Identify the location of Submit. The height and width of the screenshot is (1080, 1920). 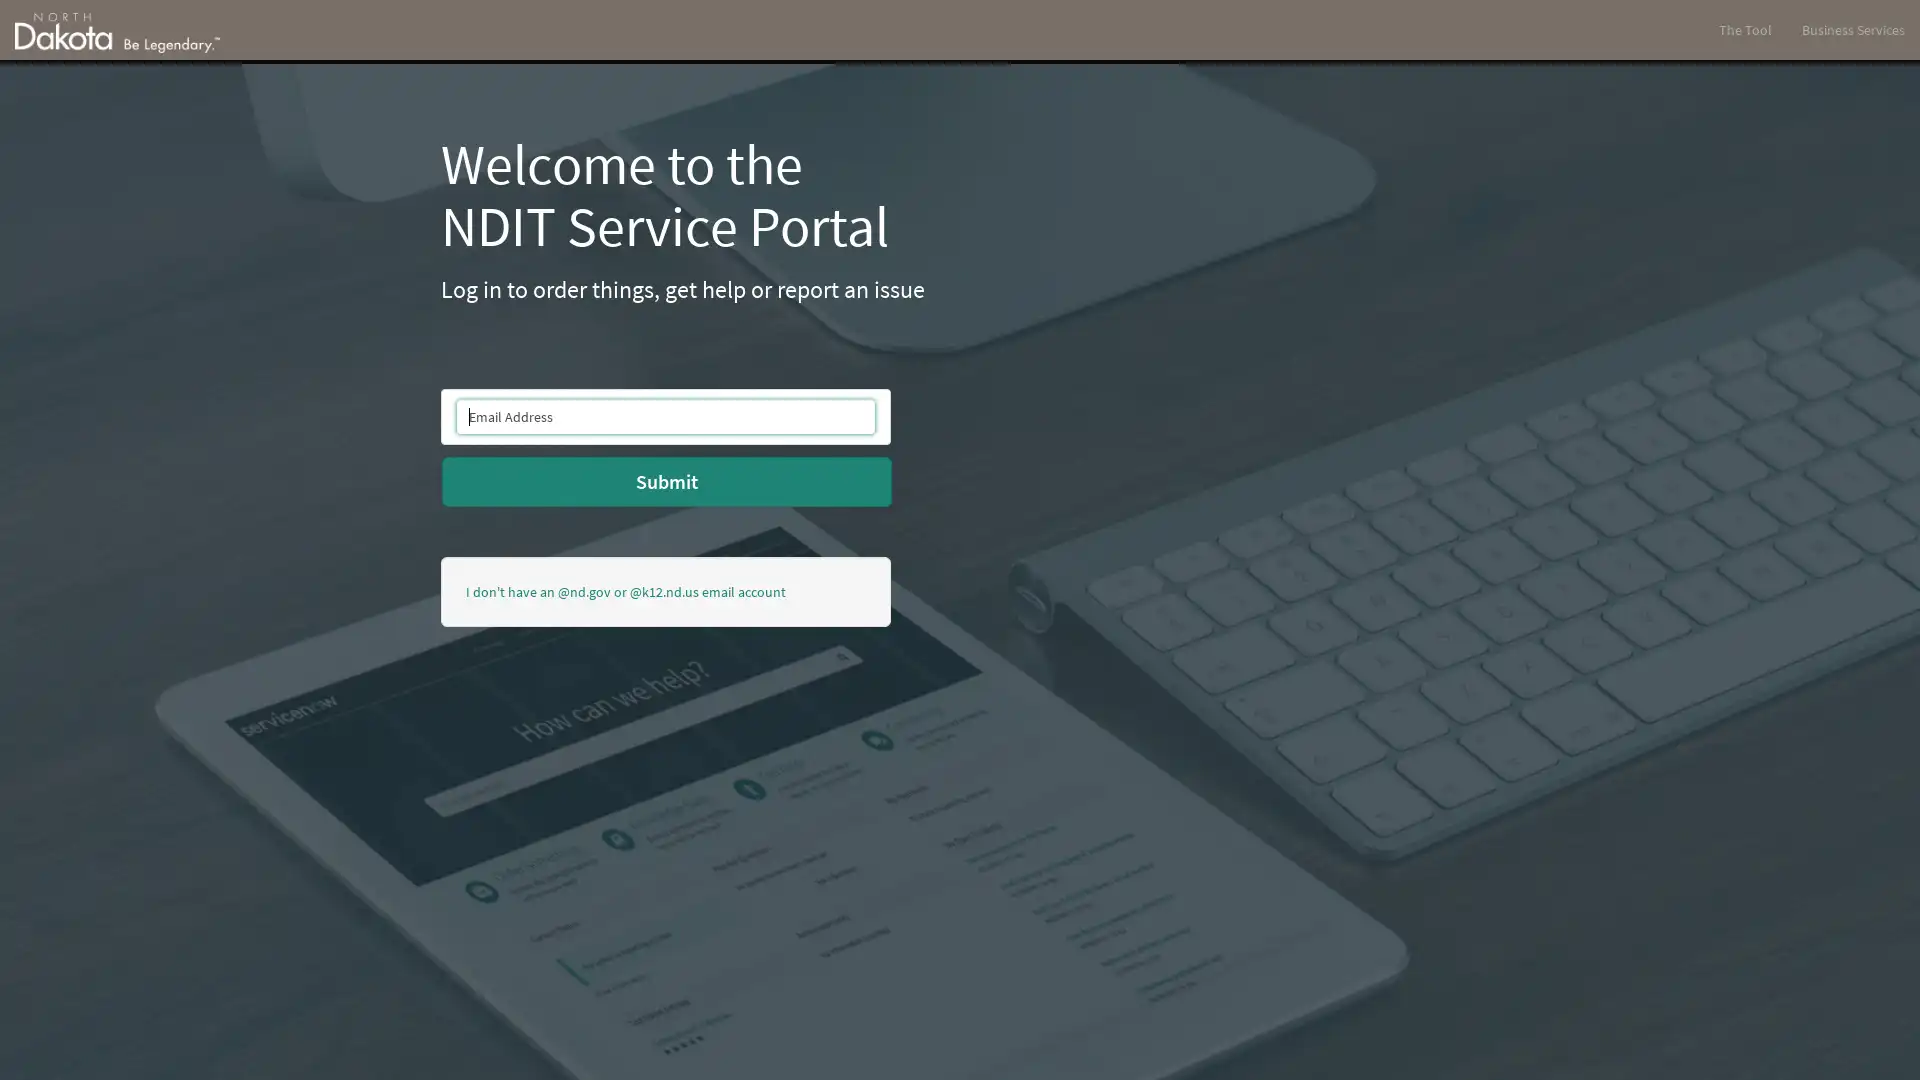
(666, 481).